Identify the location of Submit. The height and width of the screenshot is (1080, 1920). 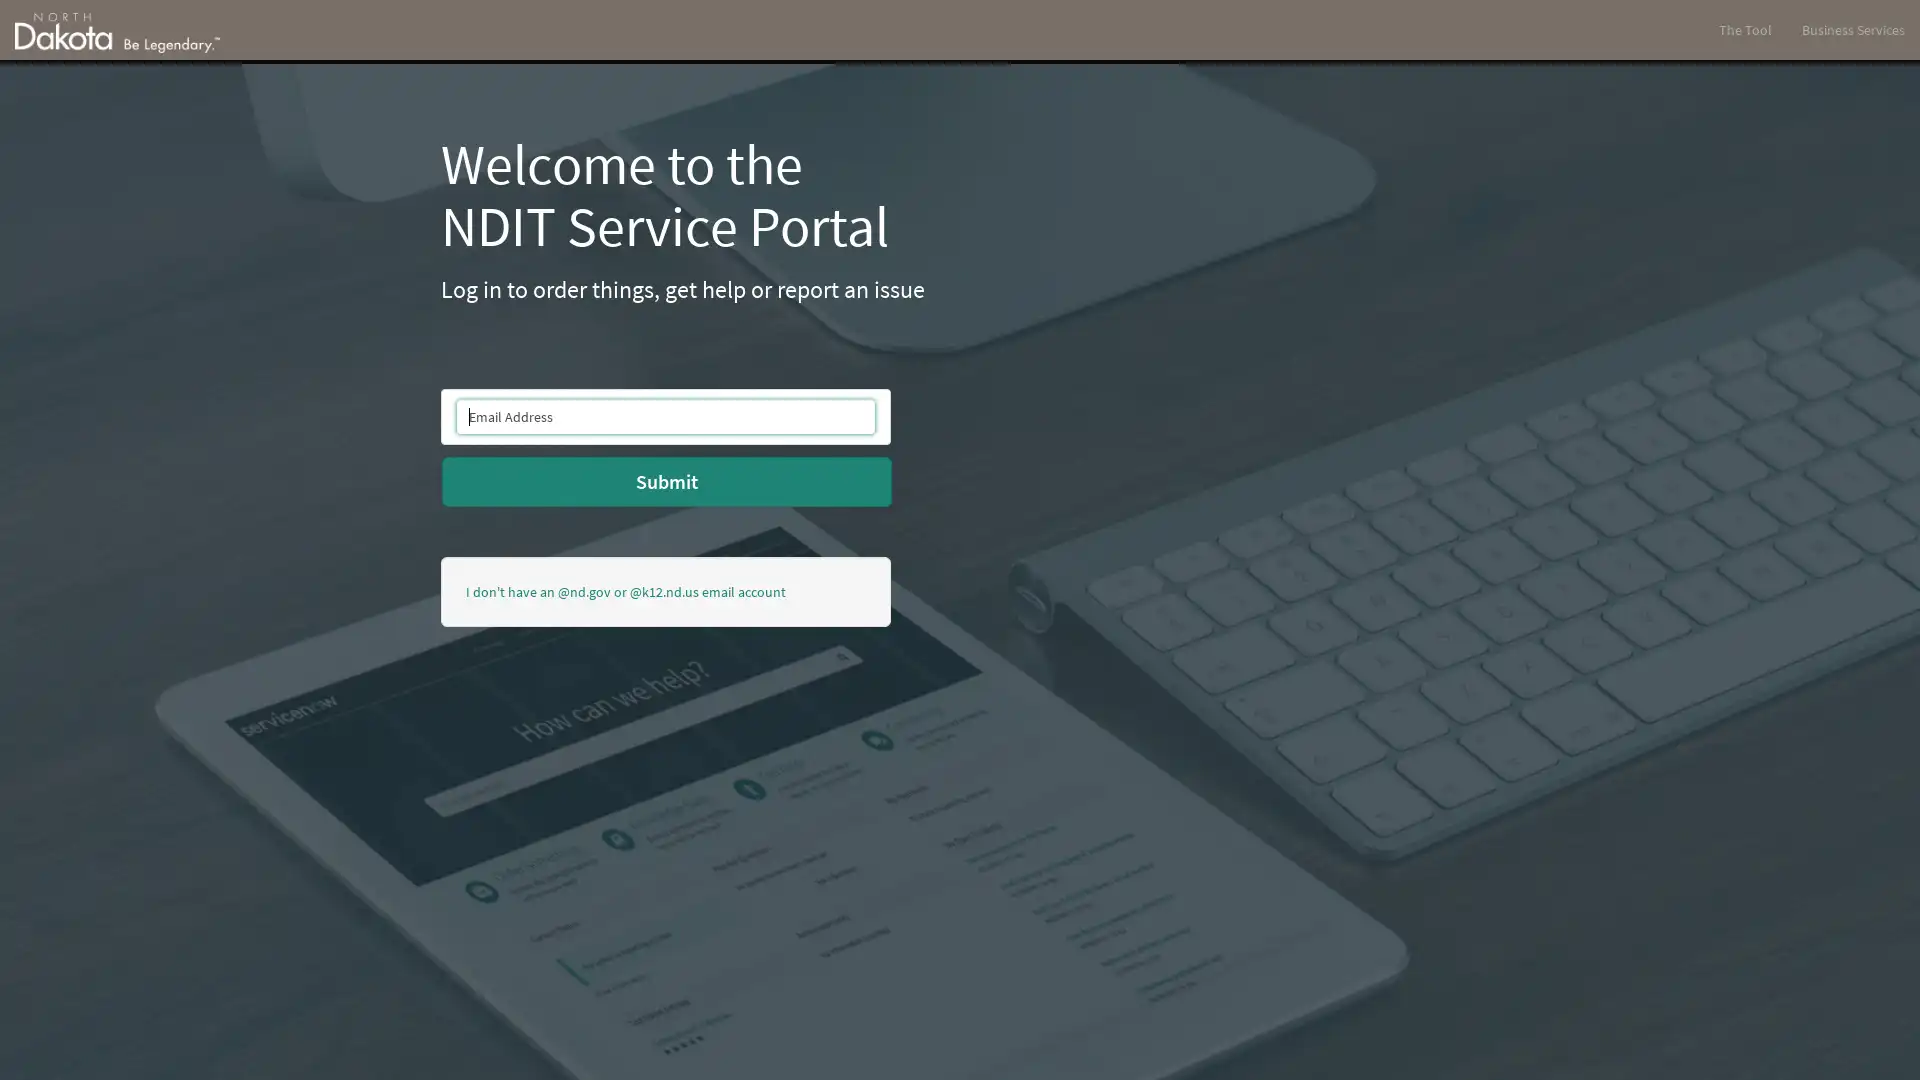
(666, 481).